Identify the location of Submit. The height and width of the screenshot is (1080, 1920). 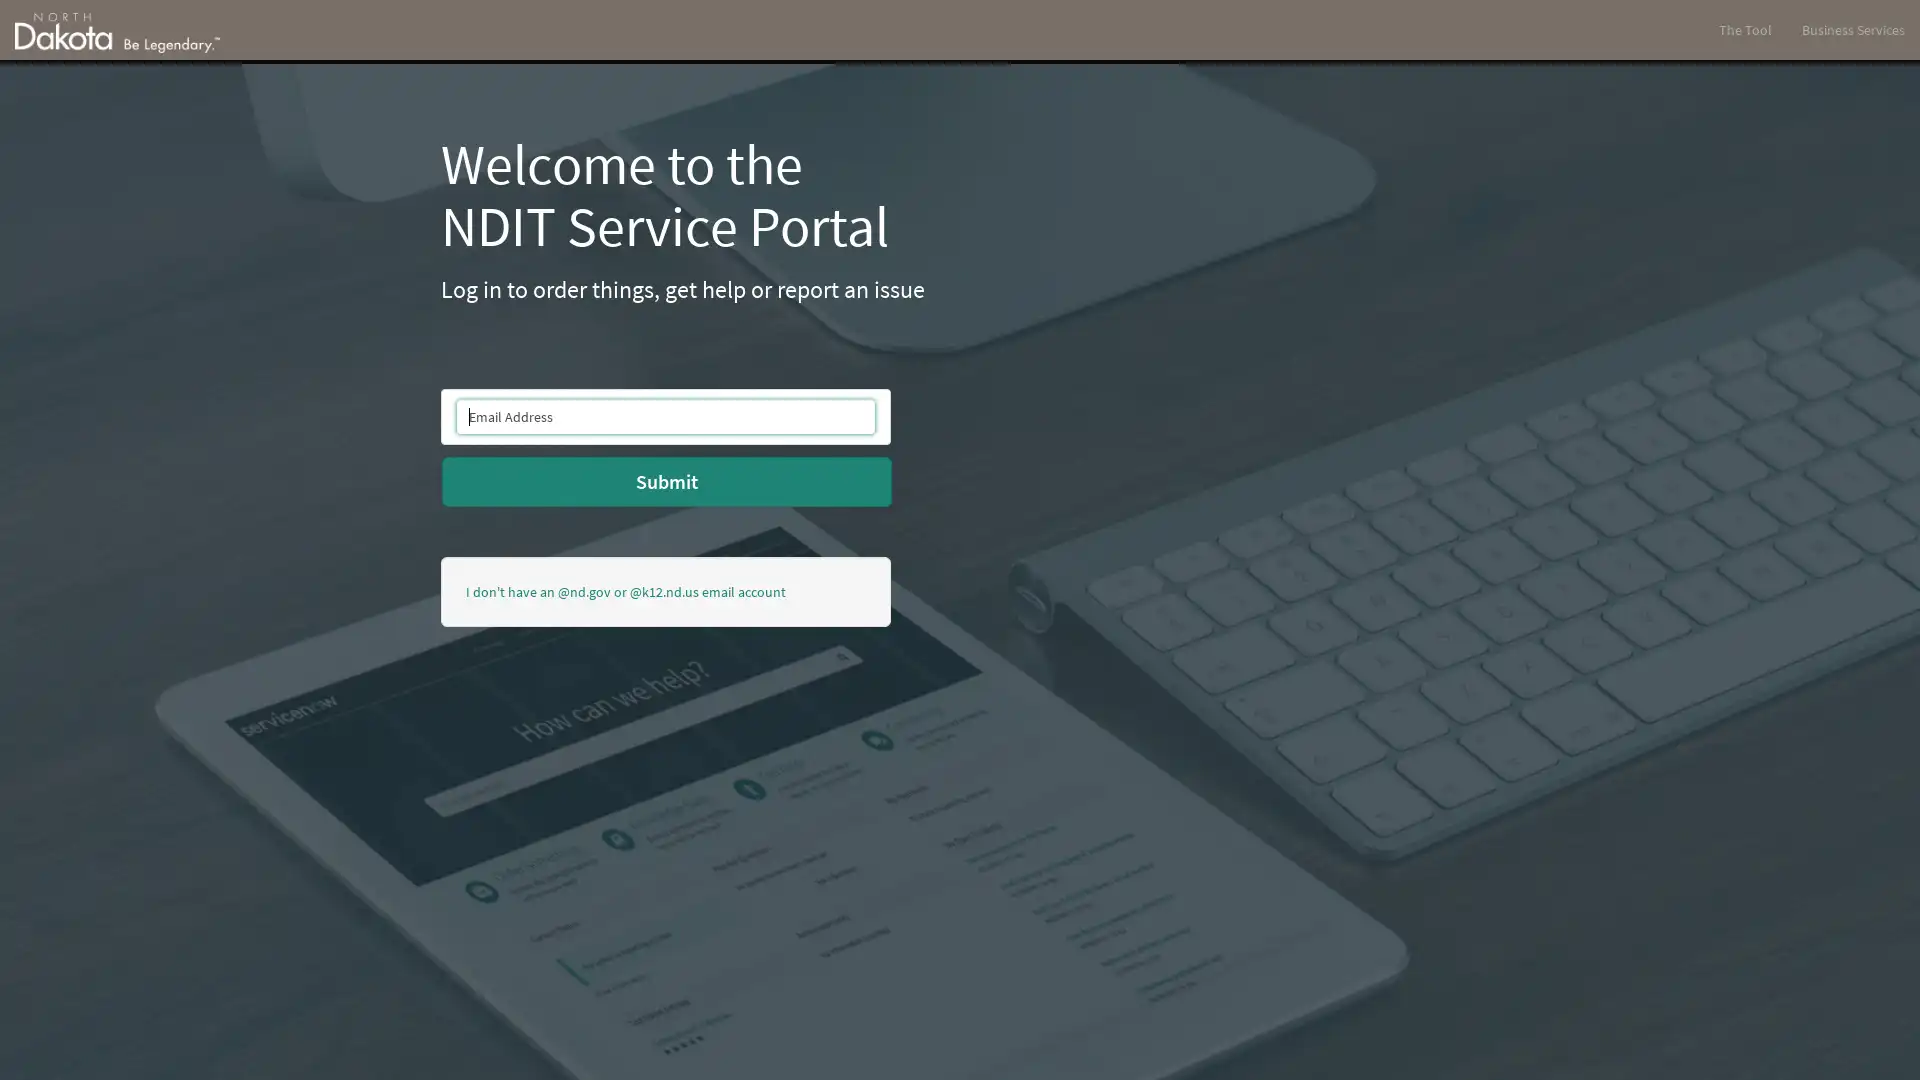
(666, 481).